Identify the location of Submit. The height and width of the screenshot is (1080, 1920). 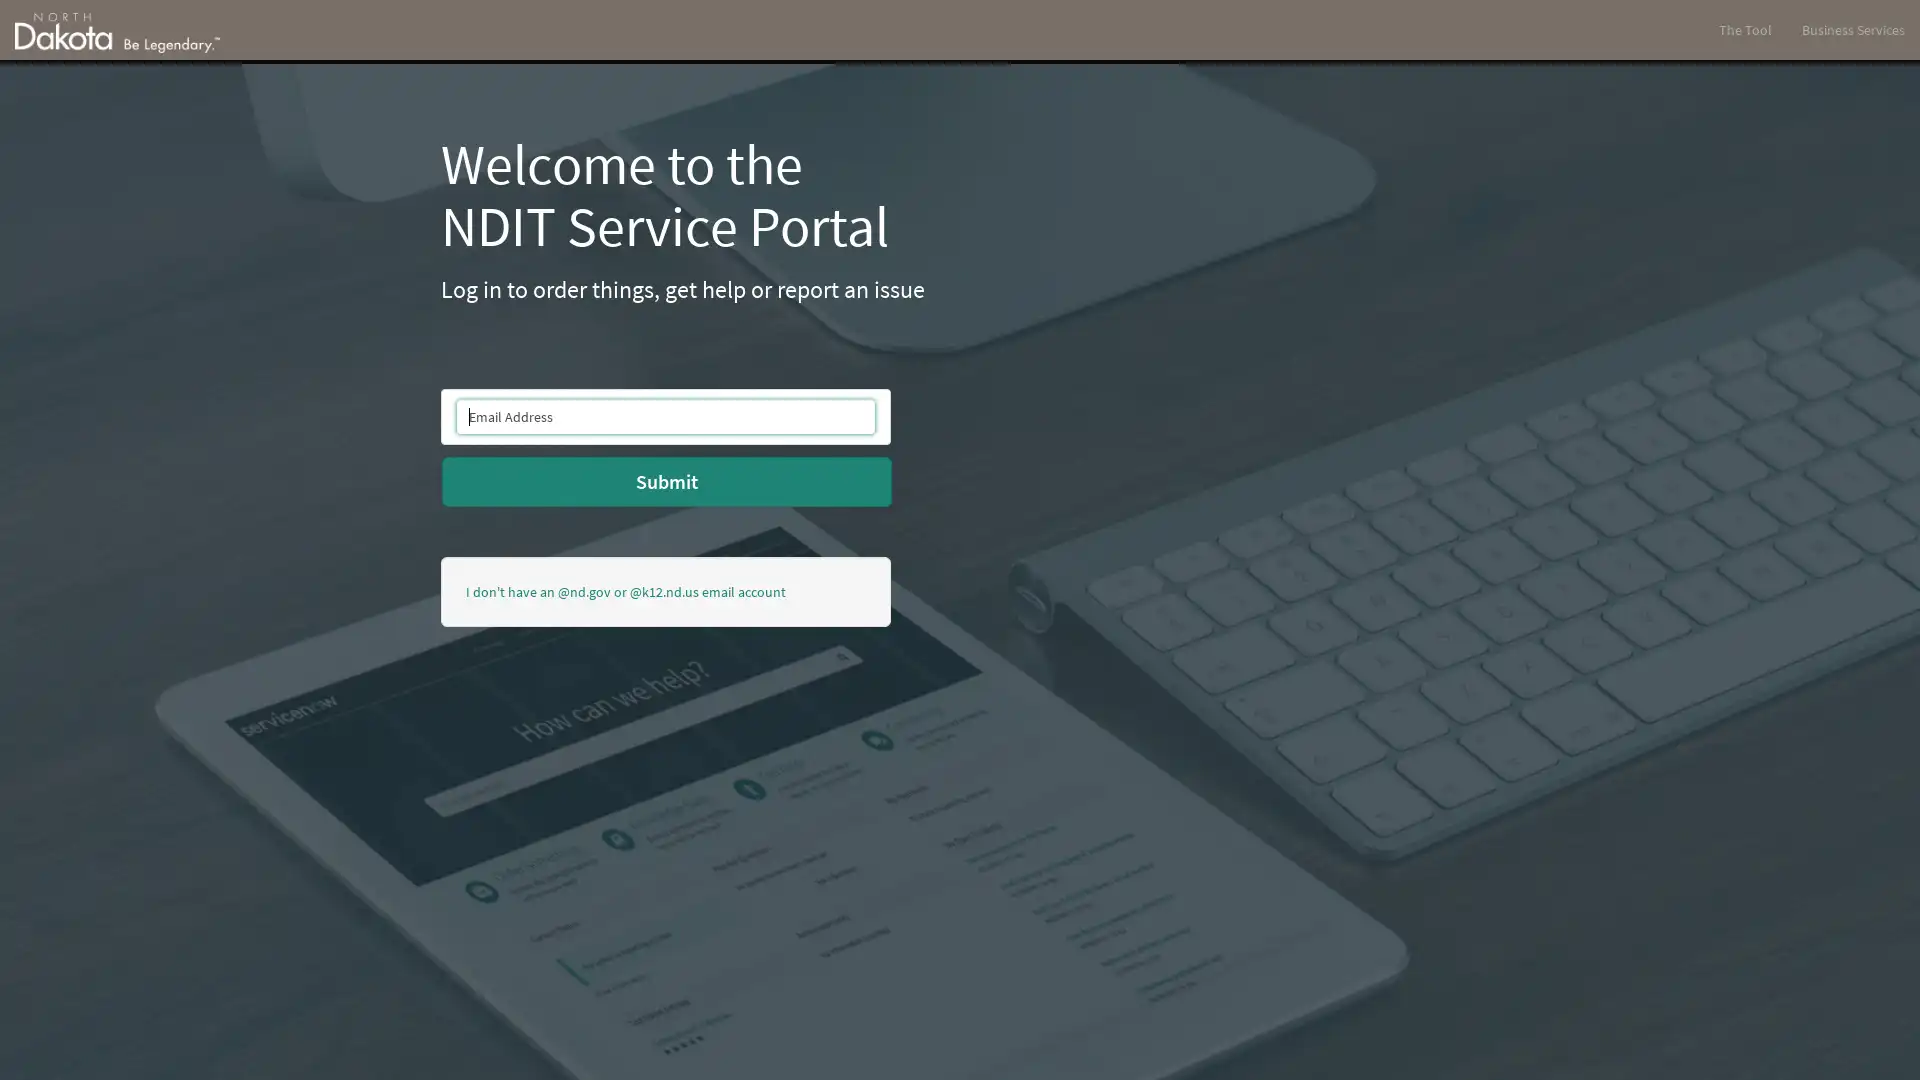
(666, 481).